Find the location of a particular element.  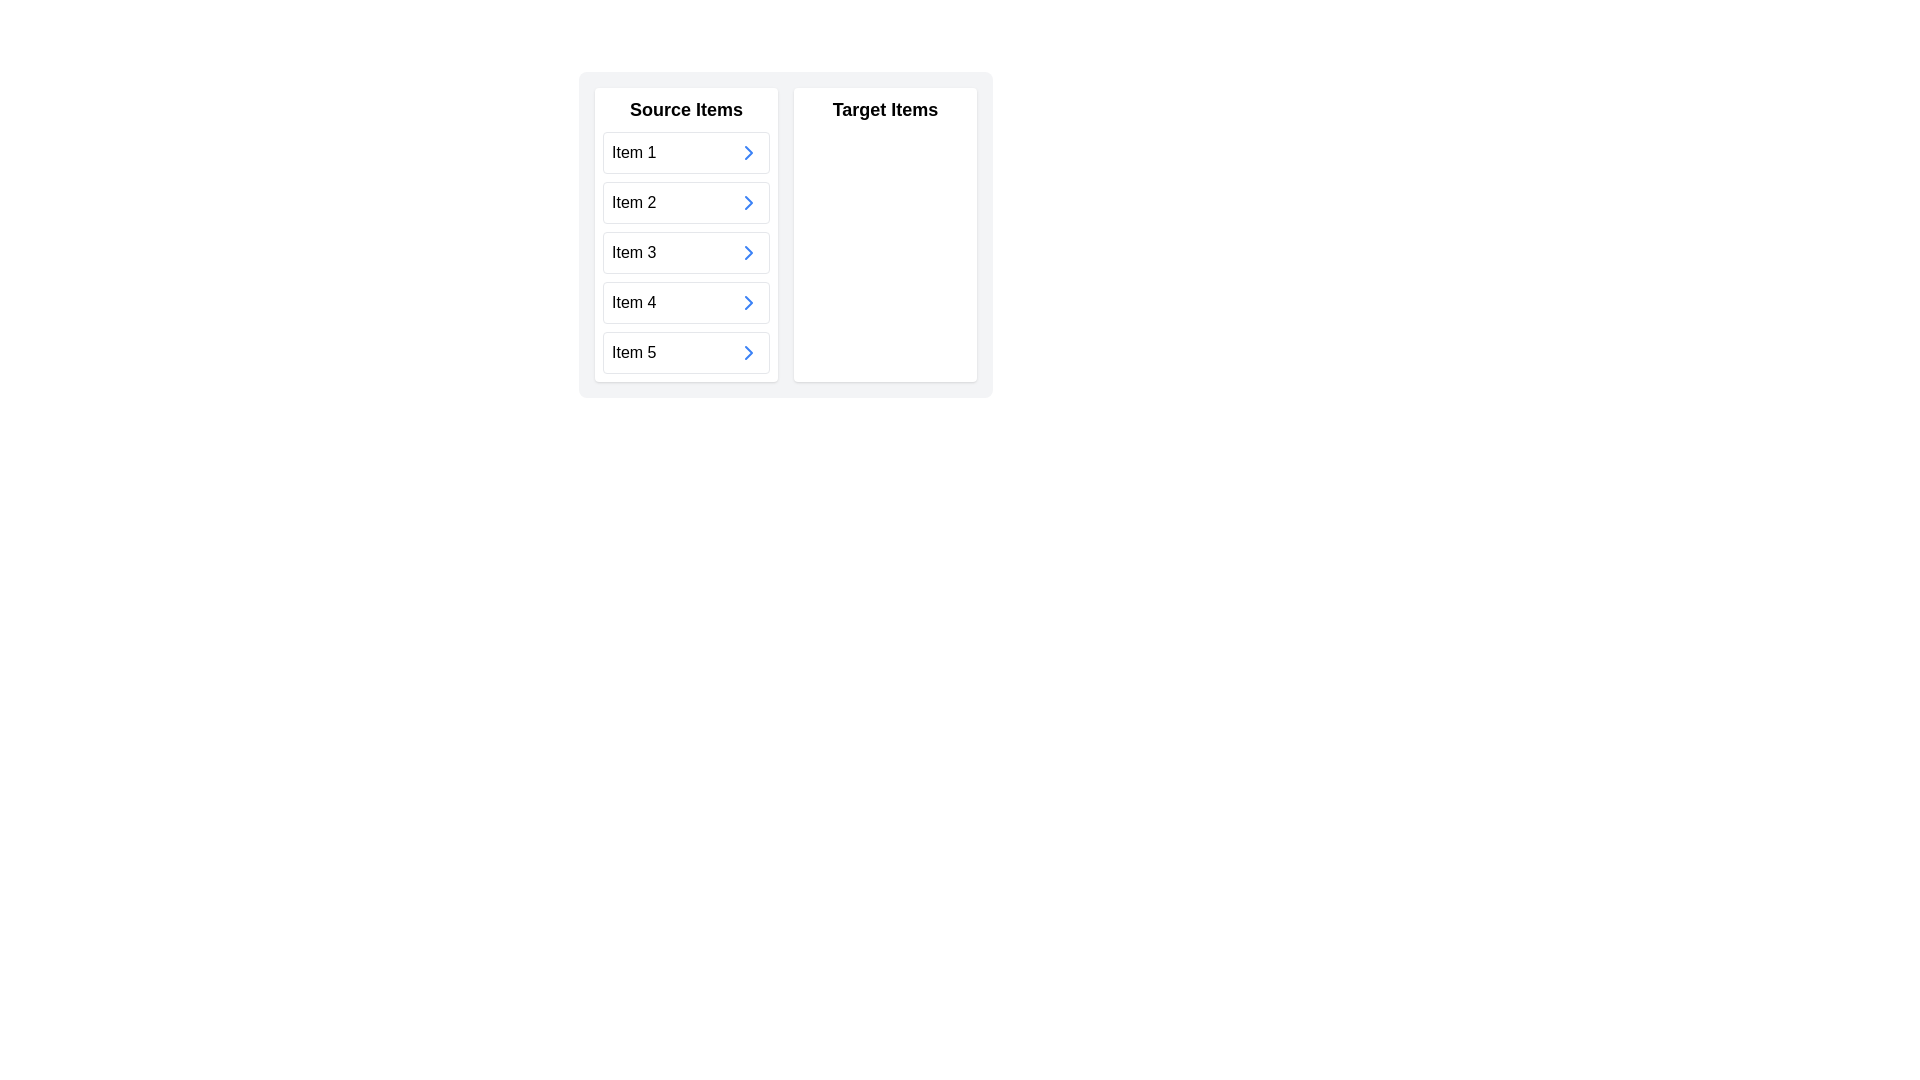

the icon indicating 'Item 4' is located at coordinates (747, 303).